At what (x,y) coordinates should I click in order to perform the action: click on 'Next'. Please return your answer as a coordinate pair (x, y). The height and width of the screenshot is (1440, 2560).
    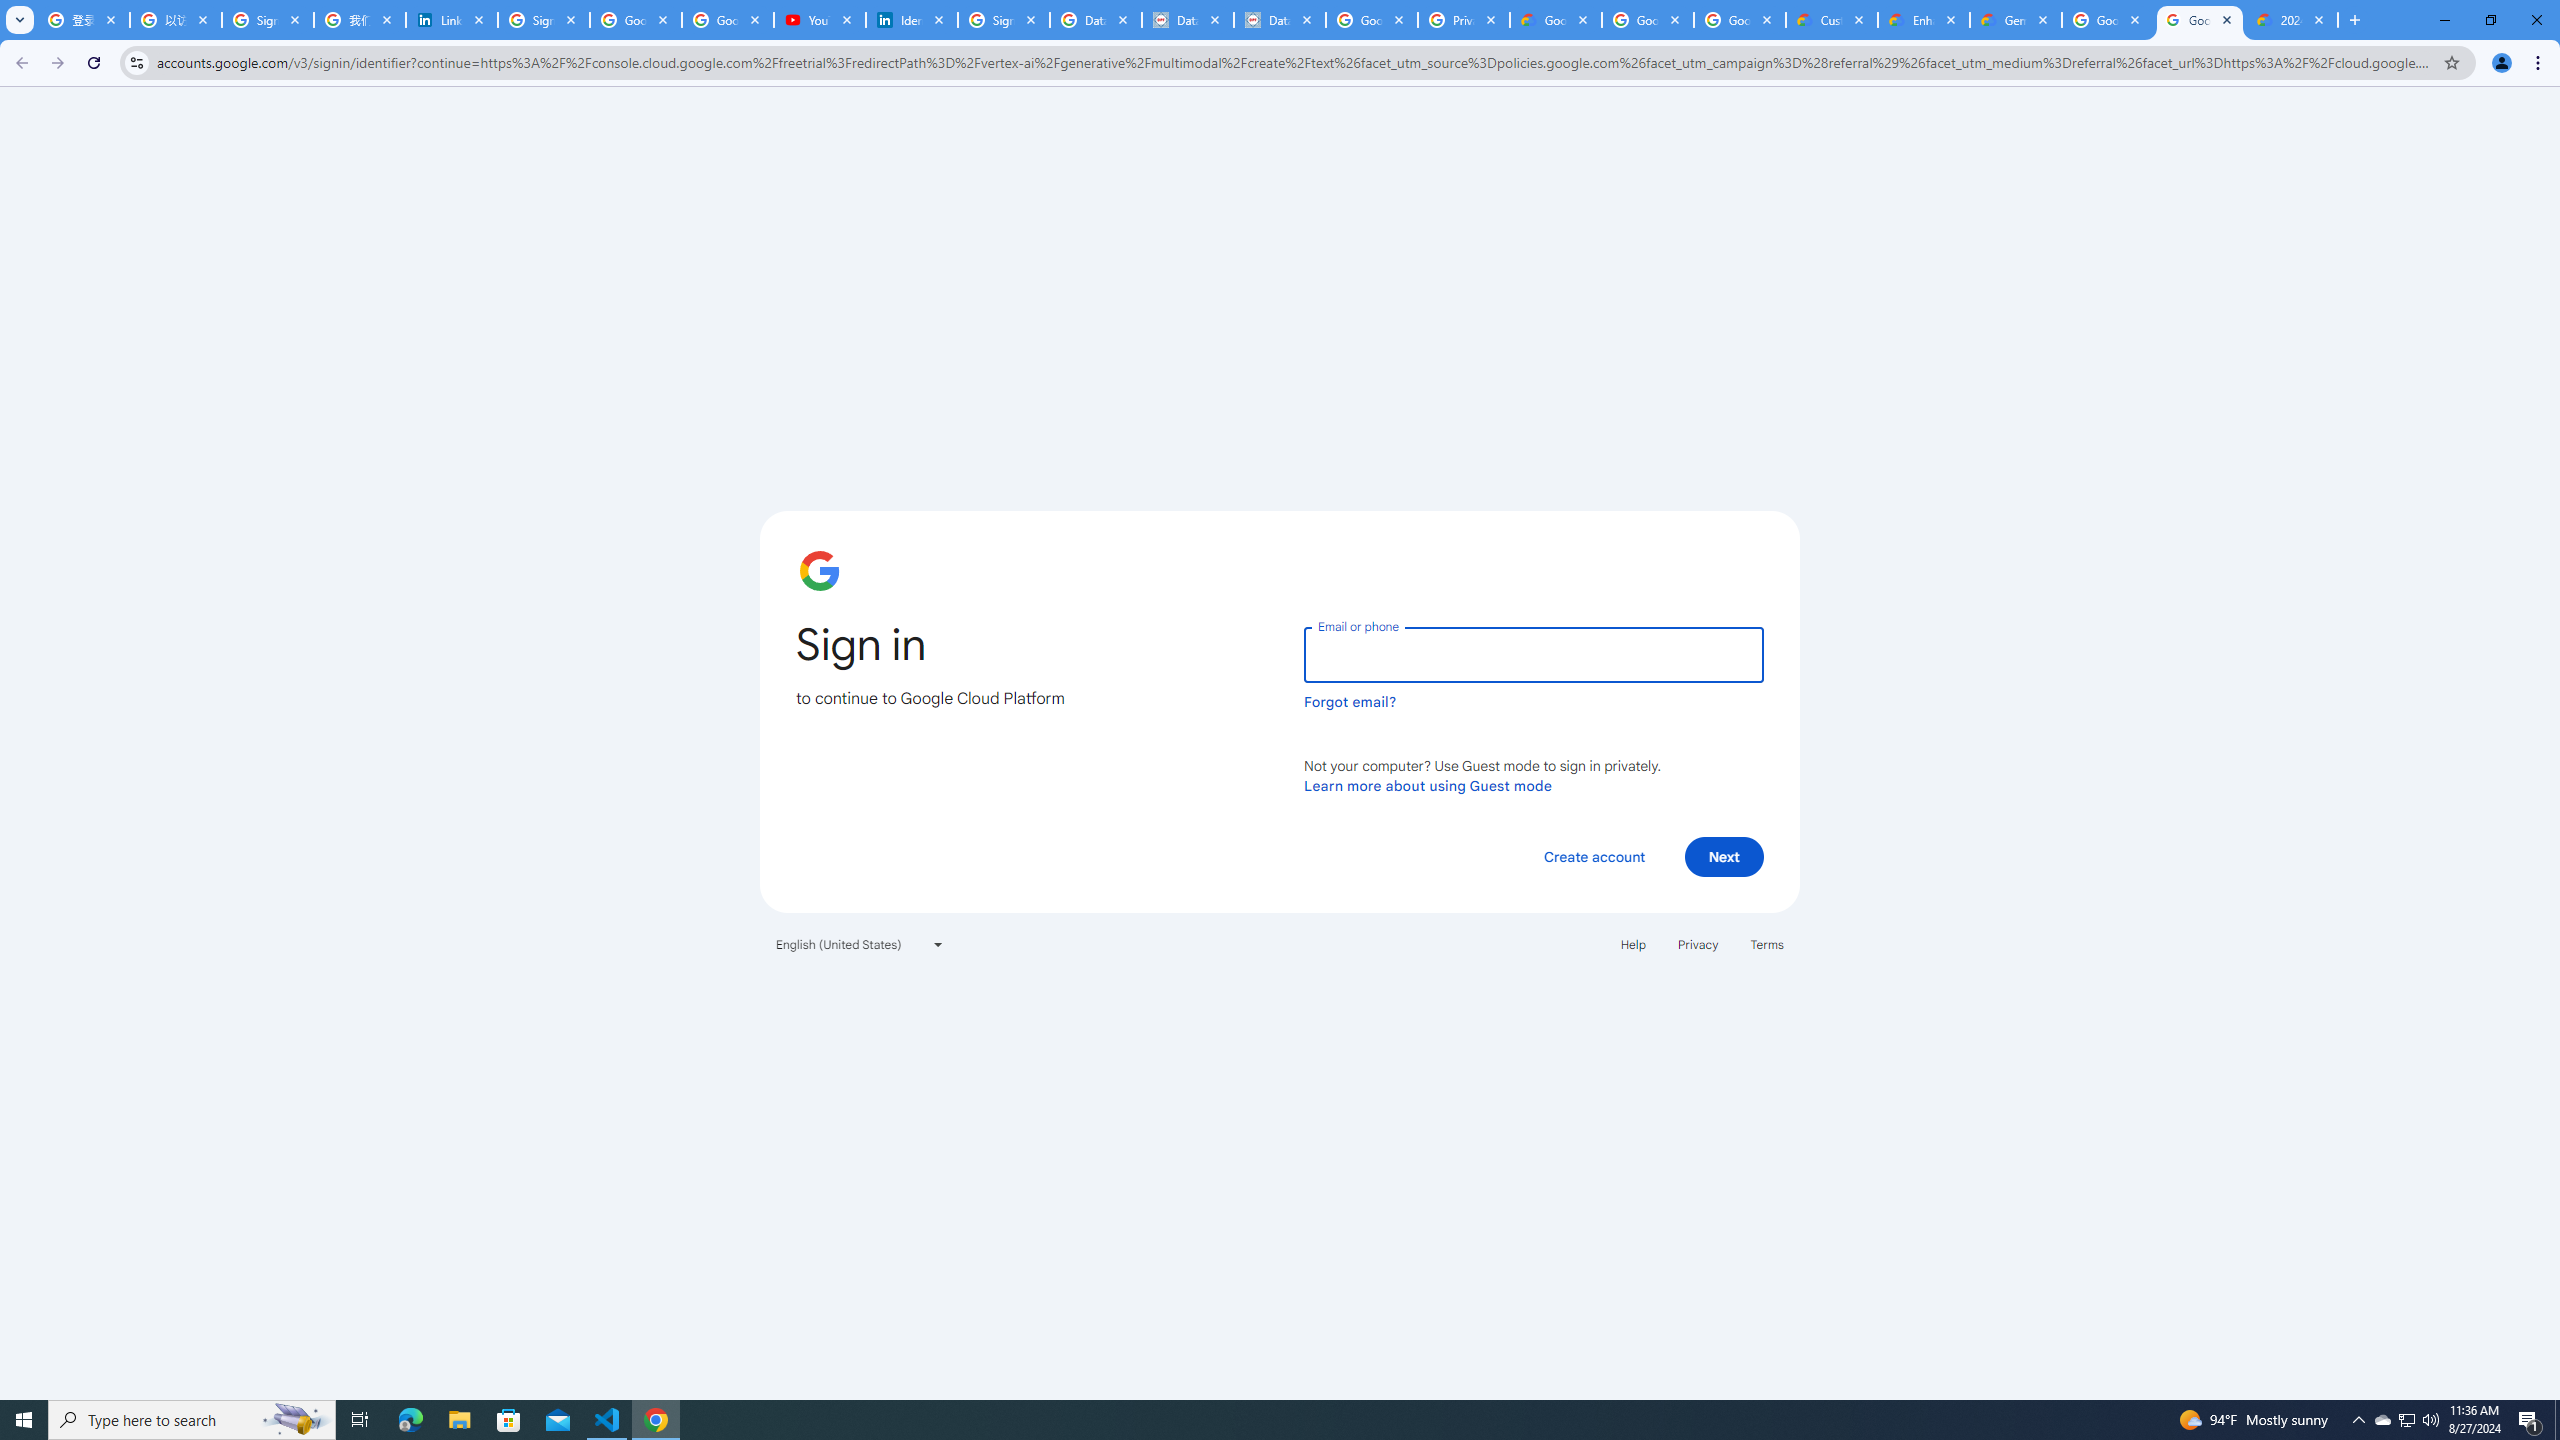
    Looking at the image, I should click on (1724, 855).